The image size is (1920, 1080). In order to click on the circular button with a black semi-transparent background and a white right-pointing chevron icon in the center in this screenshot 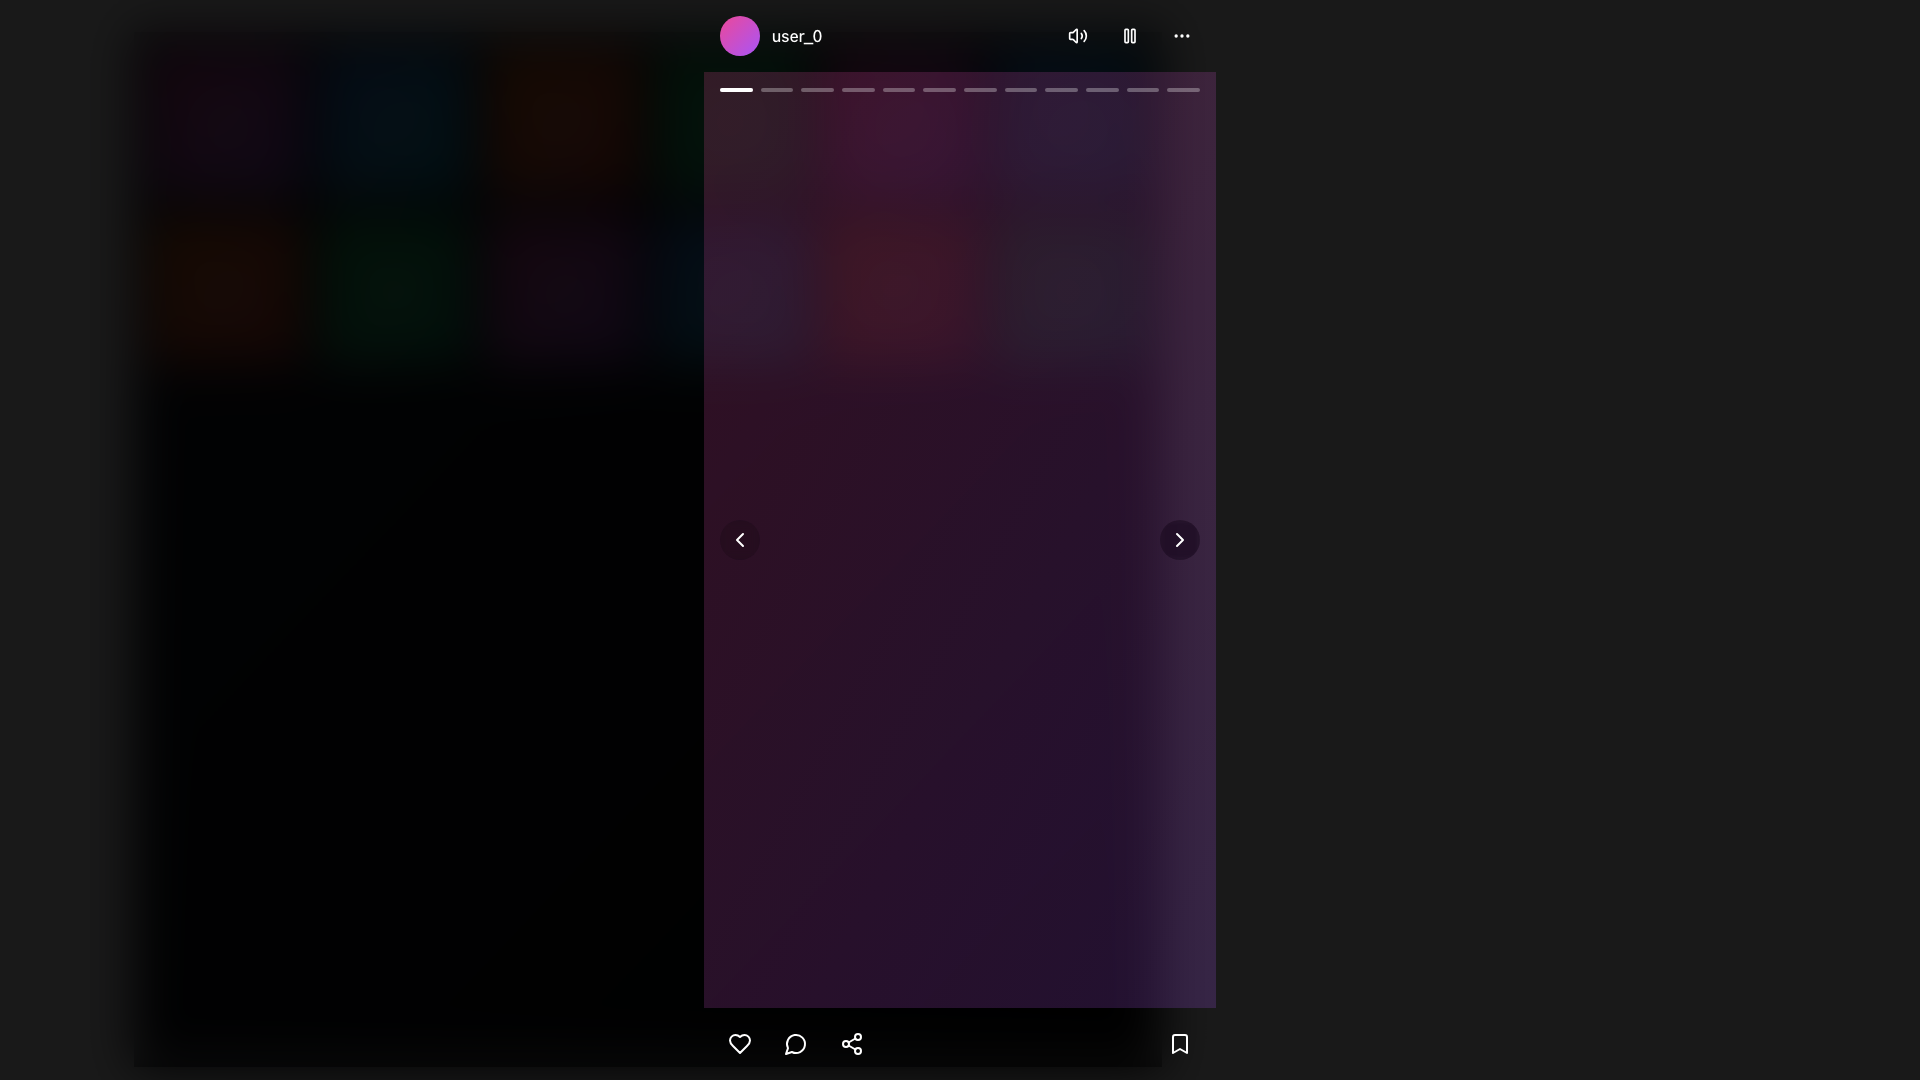, I will do `click(1180, 540)`.